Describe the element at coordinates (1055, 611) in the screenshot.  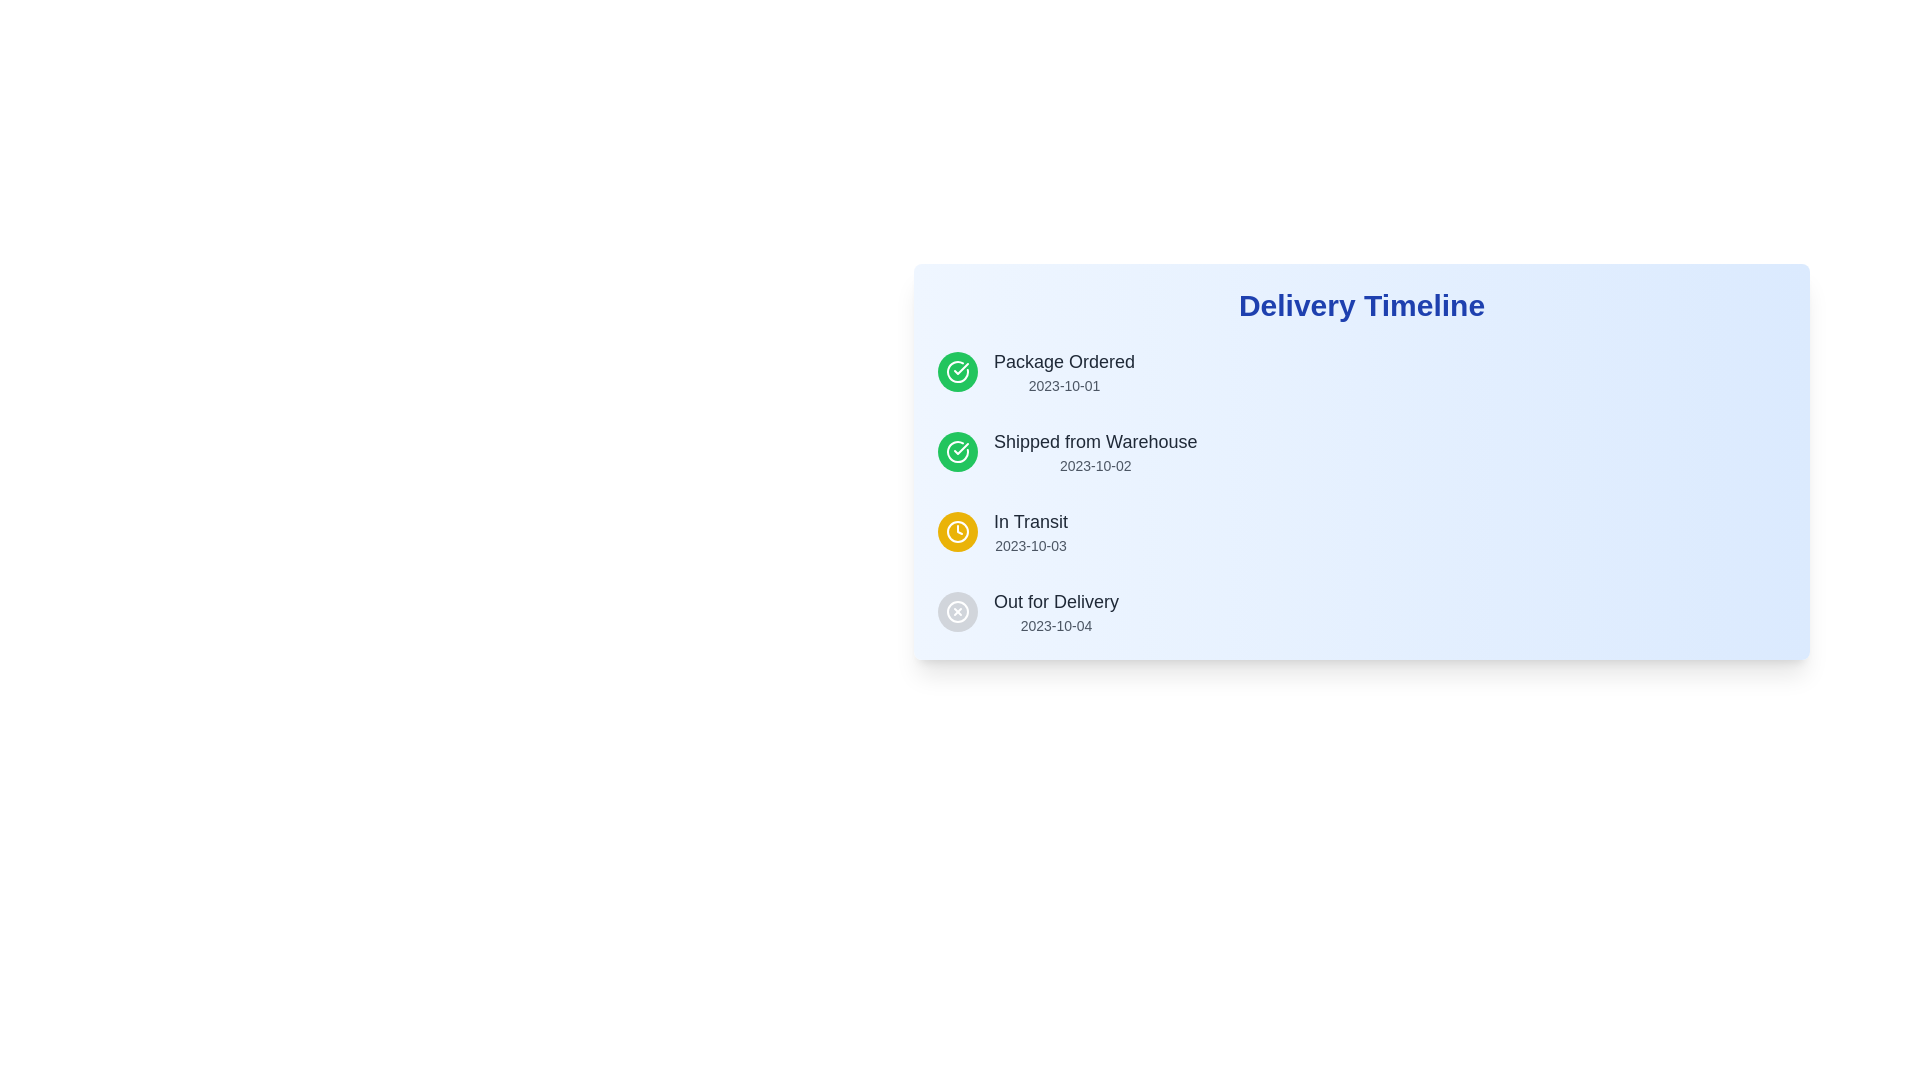
I see `the text element displaying 'Out for Delivery' above the date '2023-10-04', which is the fourth entry in the delivery timeline list` at that location.